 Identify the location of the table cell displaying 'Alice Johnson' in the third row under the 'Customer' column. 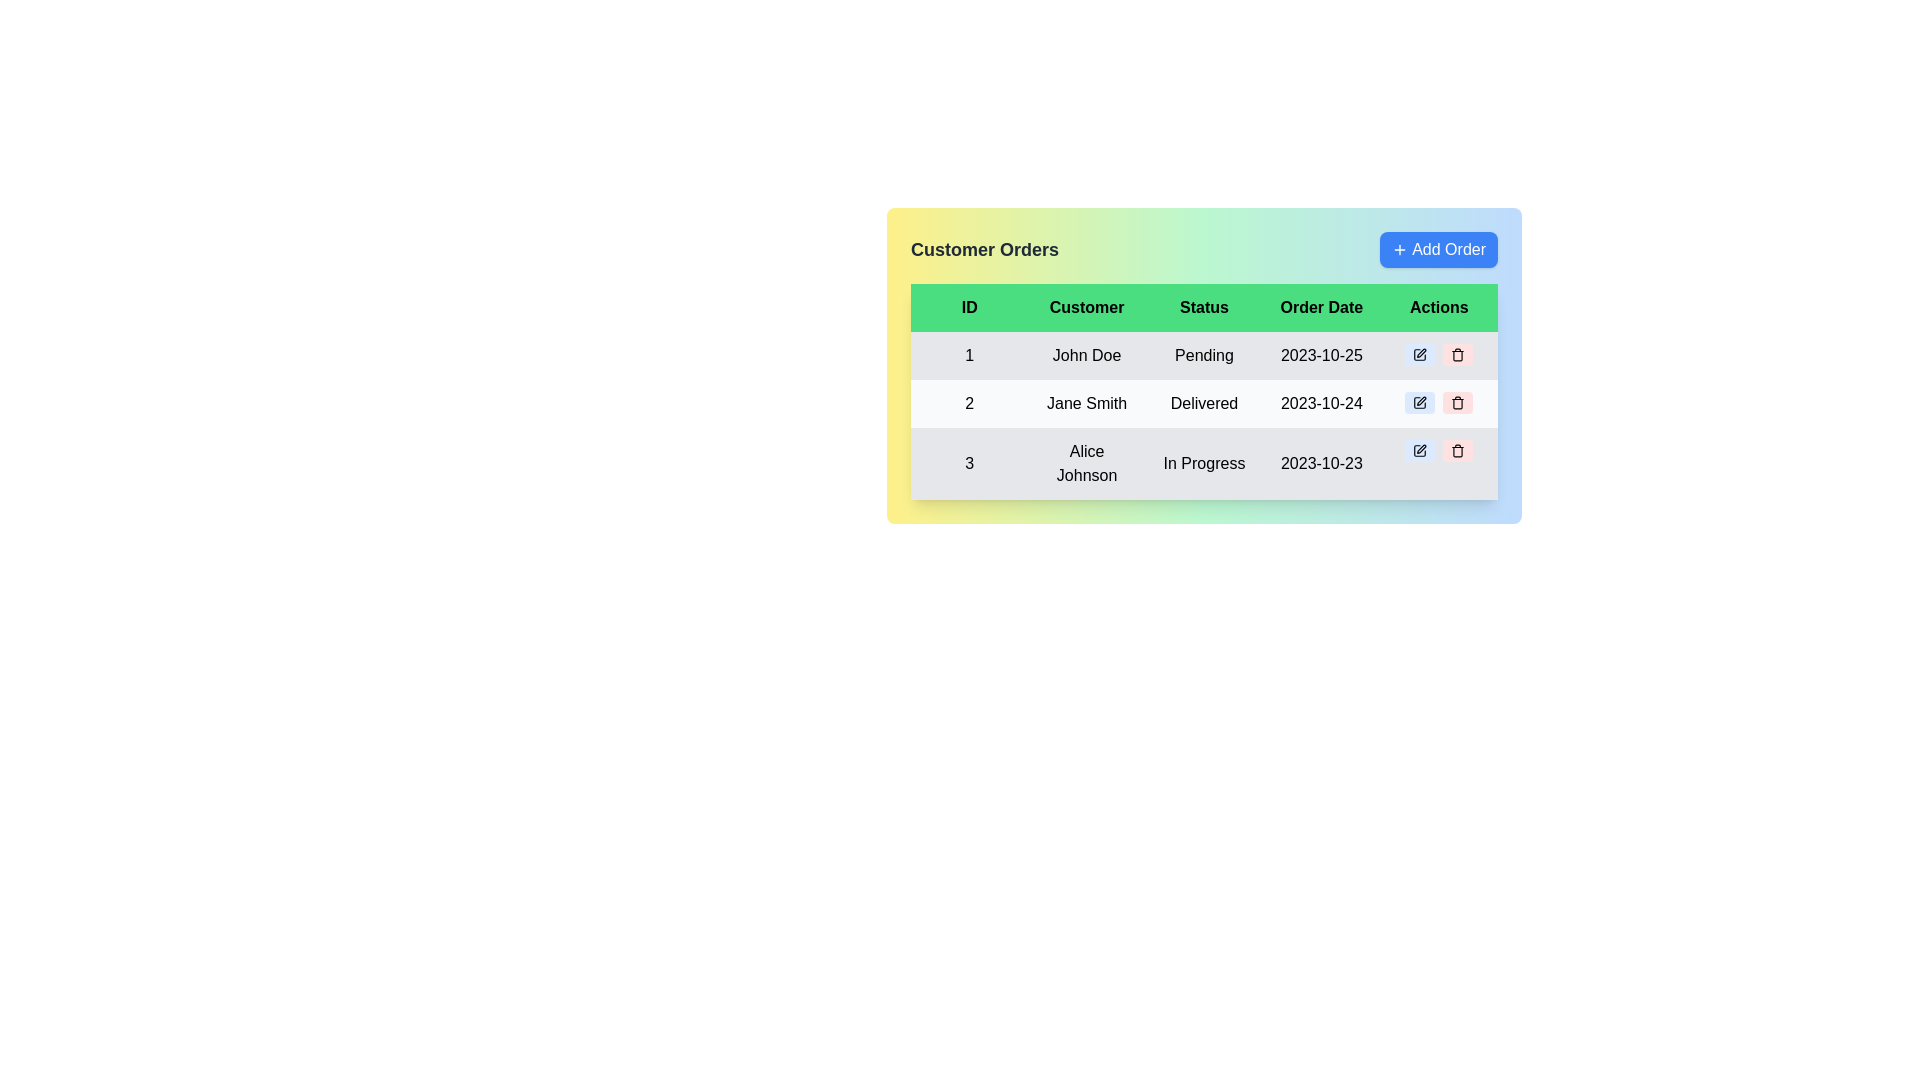
(1086, 463).